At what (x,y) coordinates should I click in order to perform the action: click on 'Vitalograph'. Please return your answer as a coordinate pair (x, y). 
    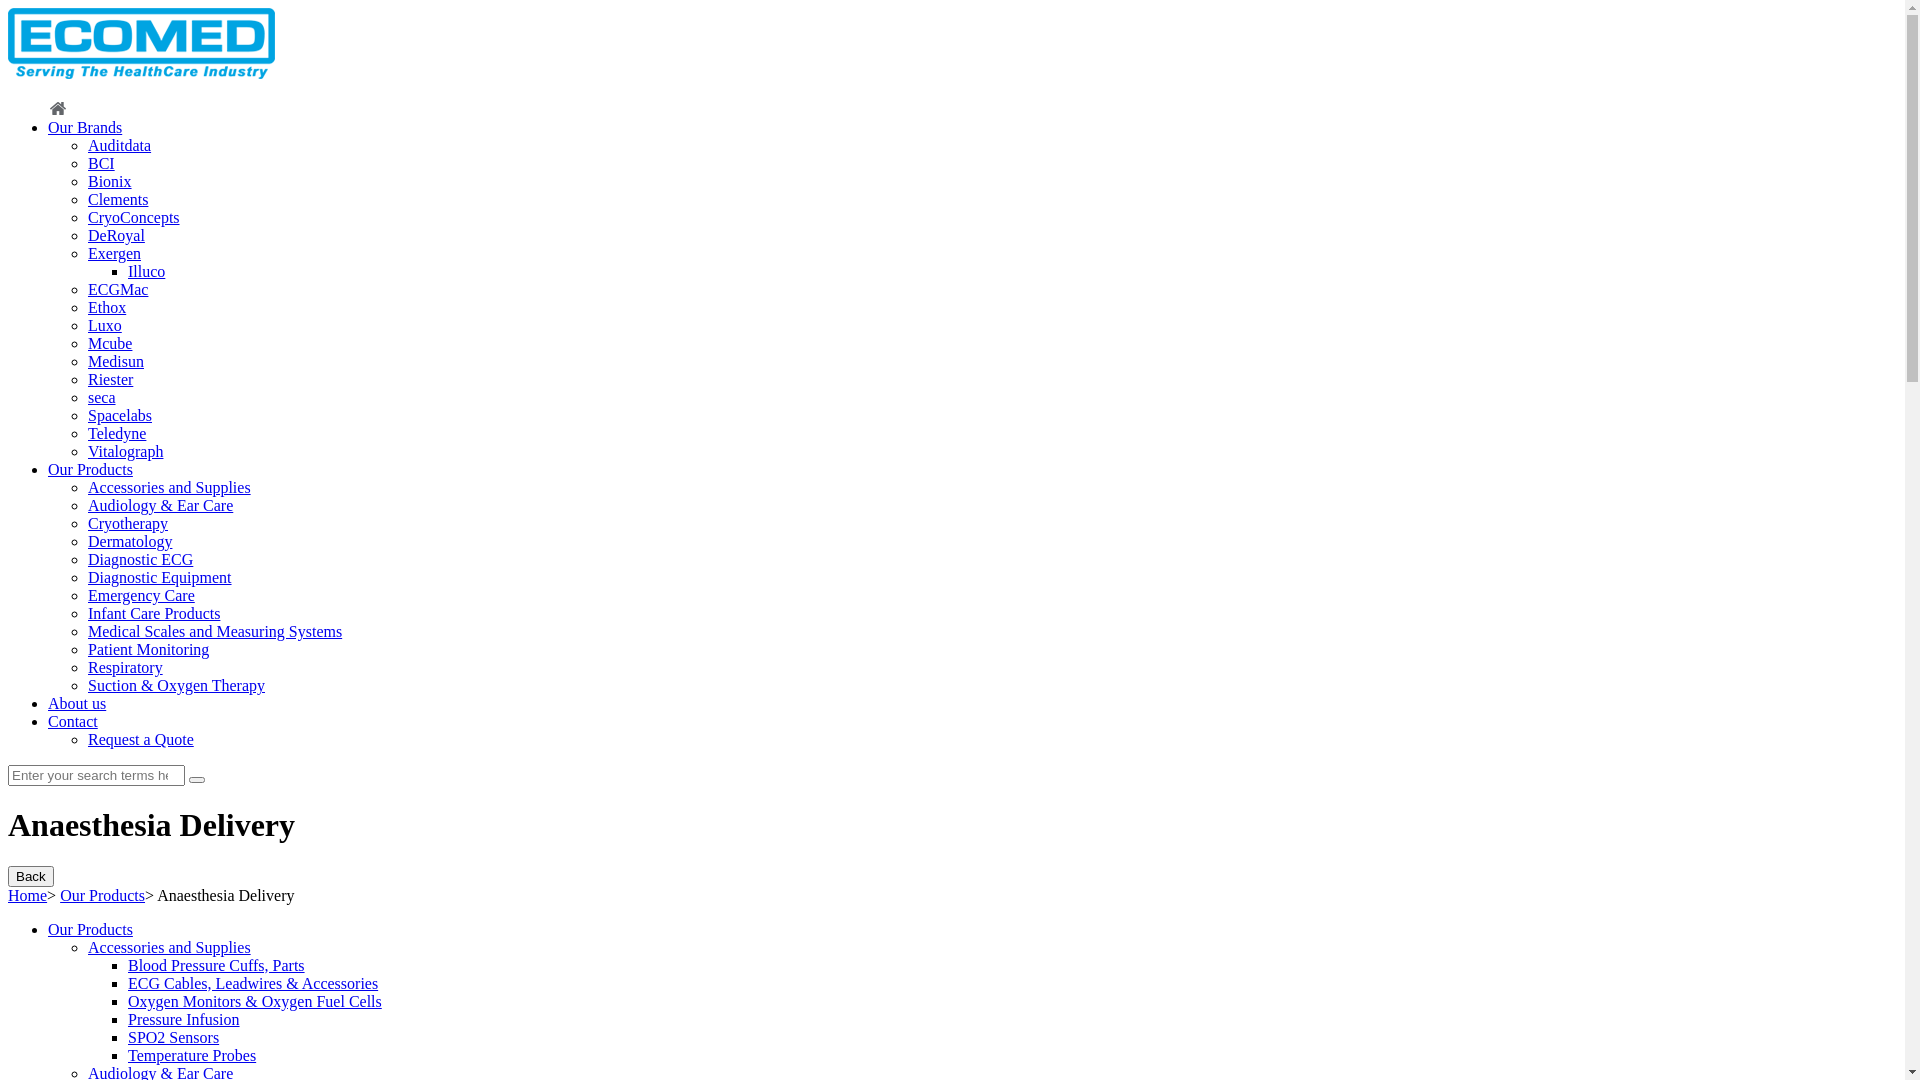
    Looking at the image, I should click on (86, 451).